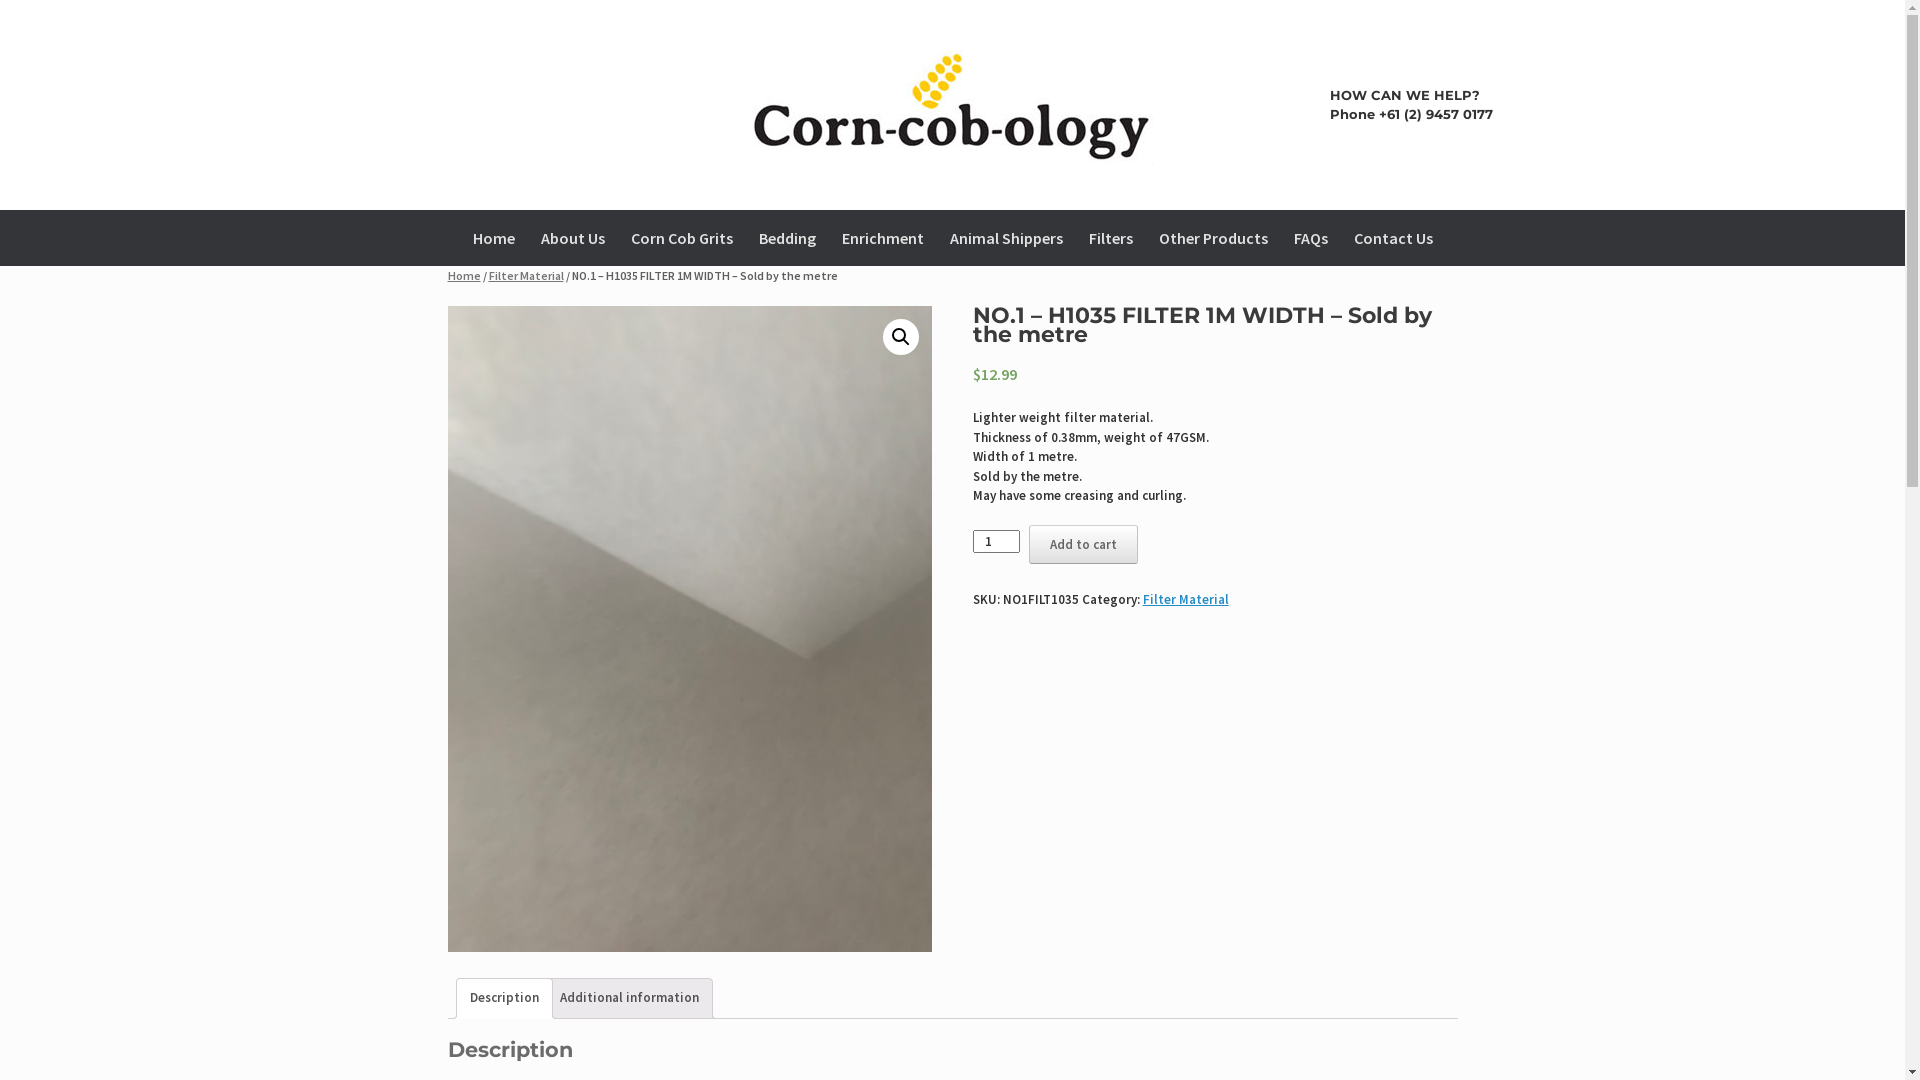 The width and height of the screenshot is (1920, 1080). Describe the element at coordinates (690, 627) in the screenshot. I see `'IMG_2043'` at that location.